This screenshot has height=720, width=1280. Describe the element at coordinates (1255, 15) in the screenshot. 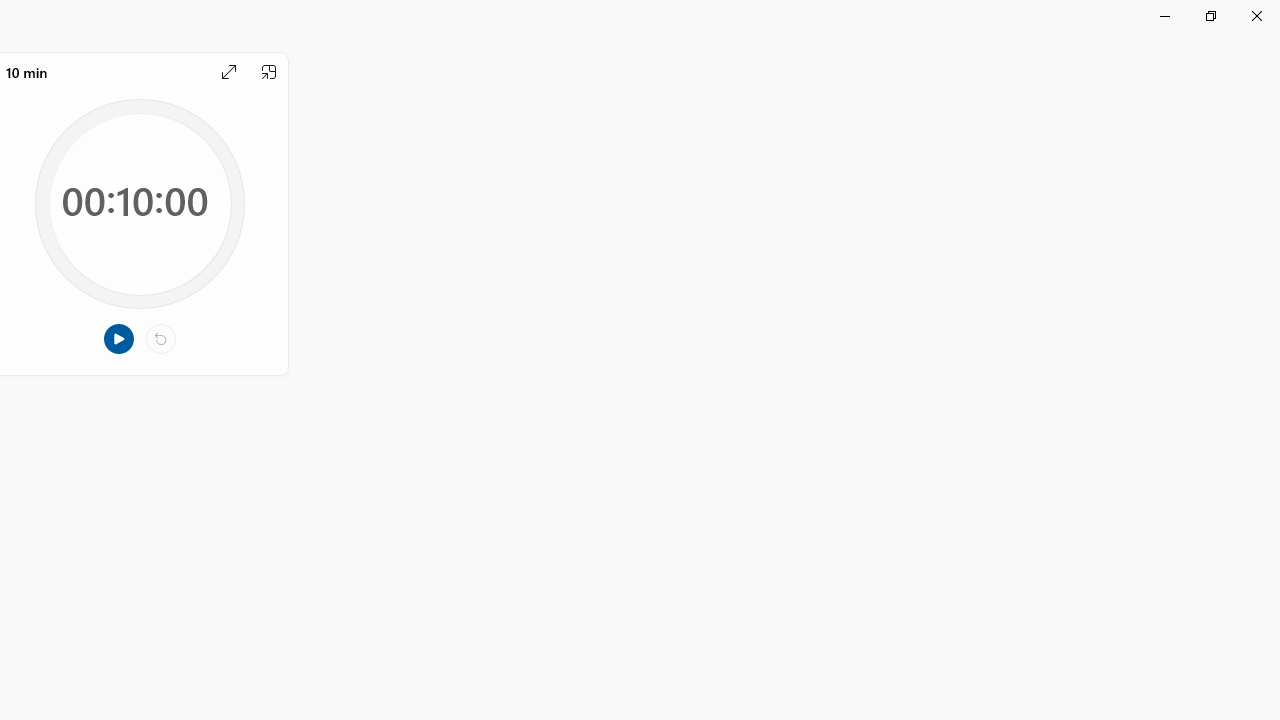

I see `'Close Clock'` at that location.